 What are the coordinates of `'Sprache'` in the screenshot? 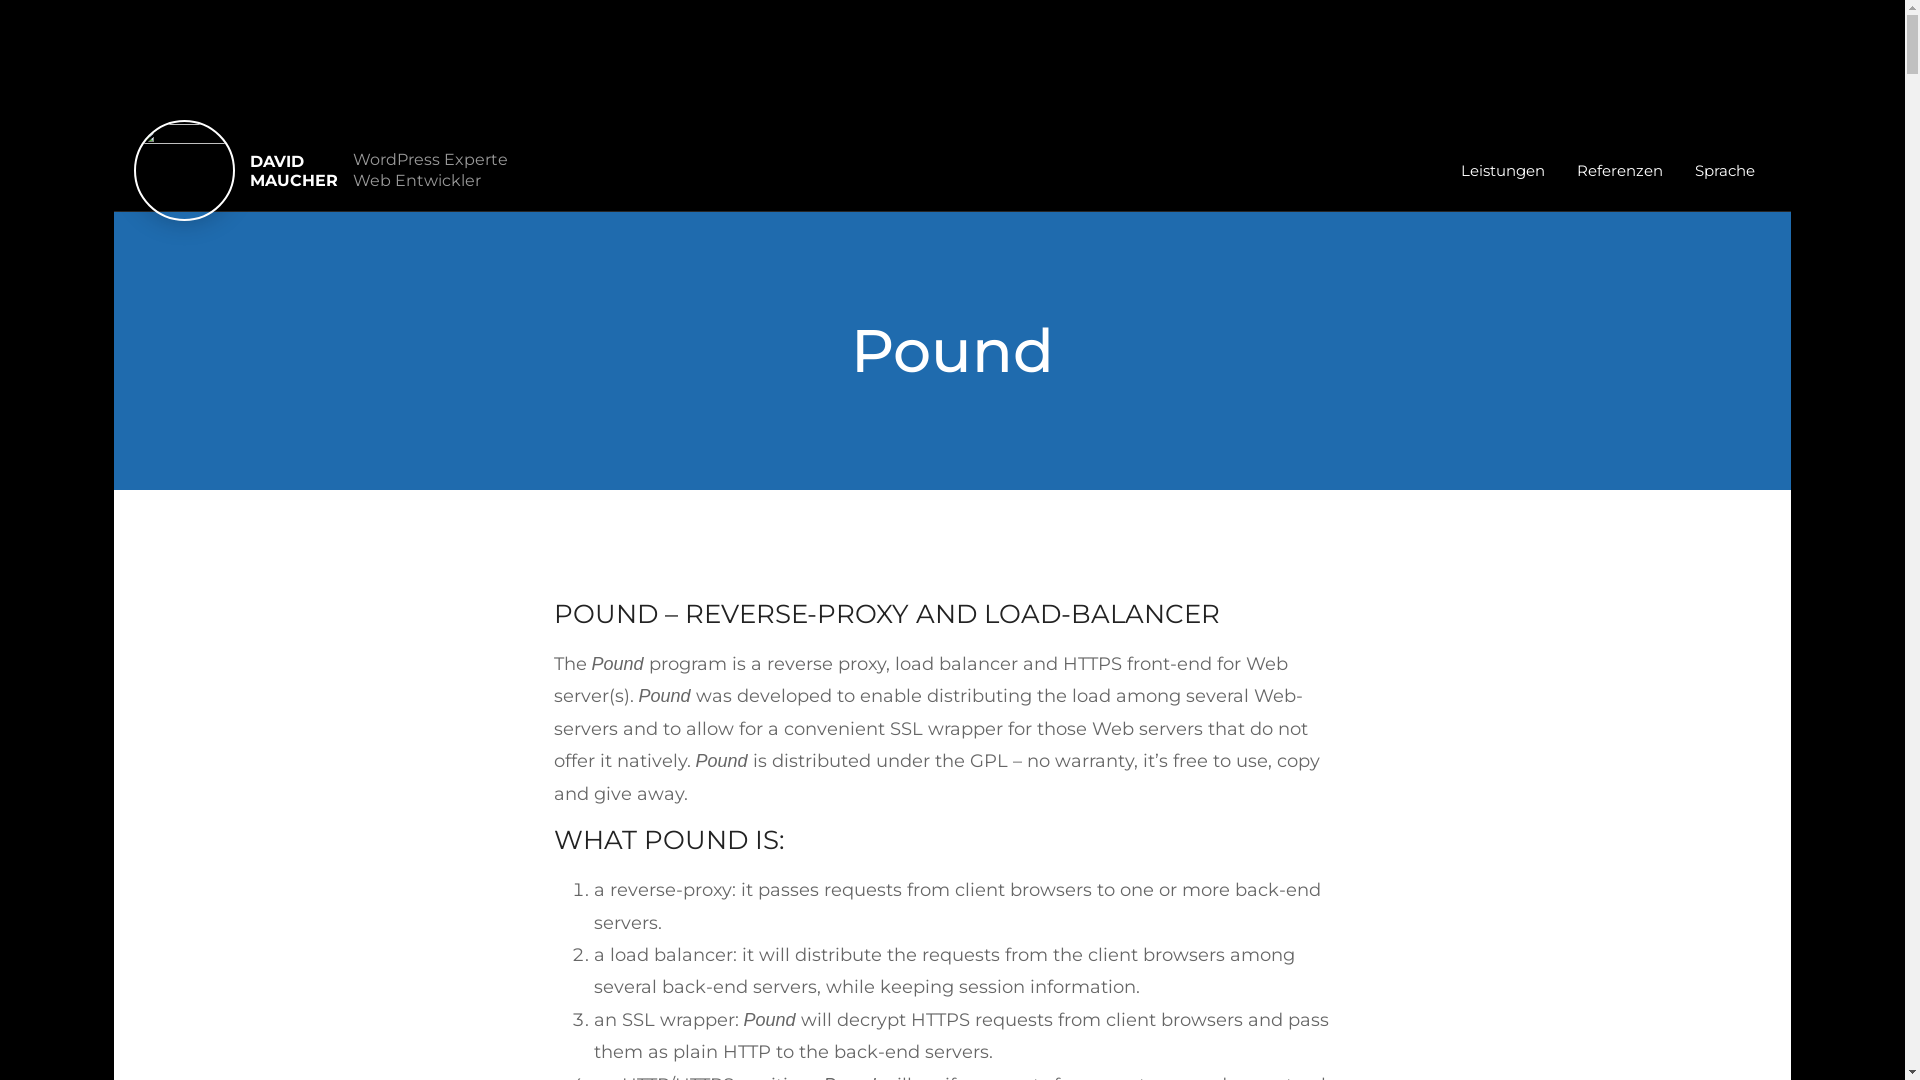 It's located at (1679, 169).